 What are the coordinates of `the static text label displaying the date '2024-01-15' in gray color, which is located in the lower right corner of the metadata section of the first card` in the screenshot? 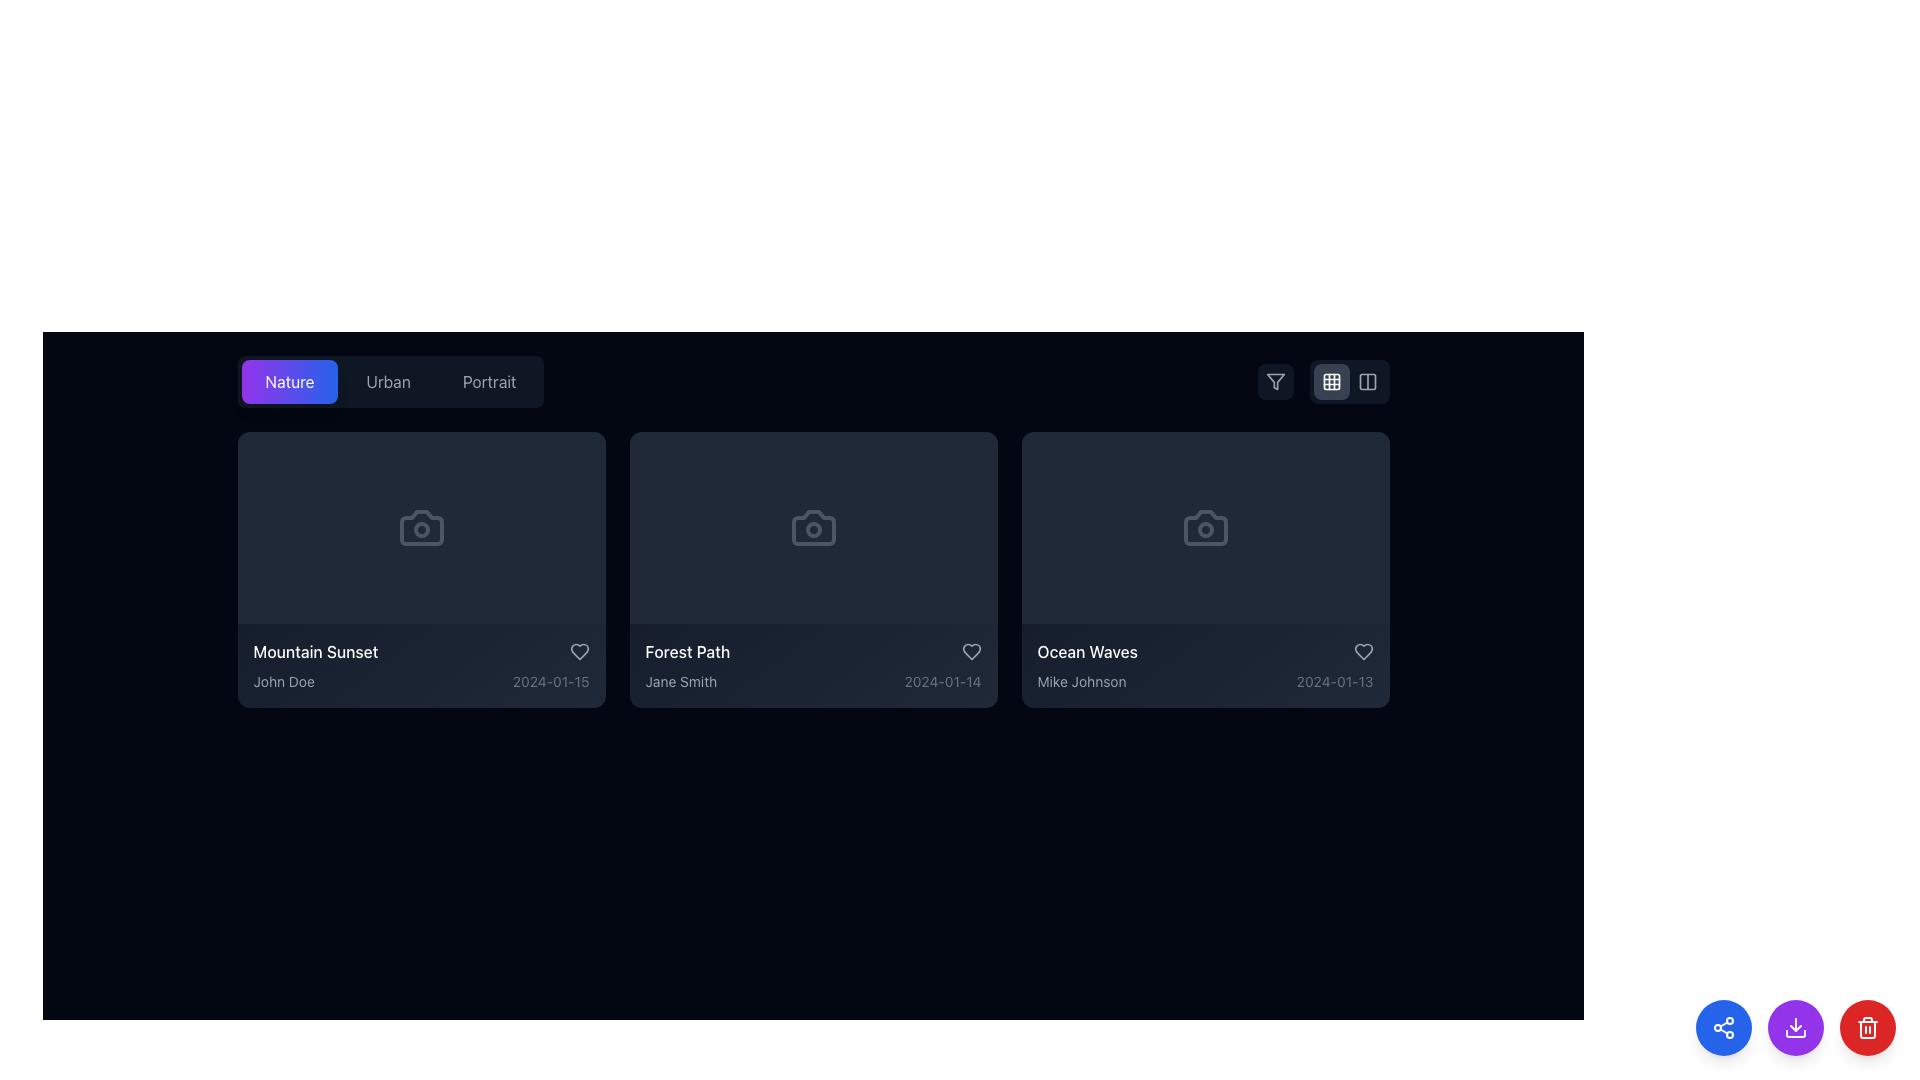 It's located at (551, 681).